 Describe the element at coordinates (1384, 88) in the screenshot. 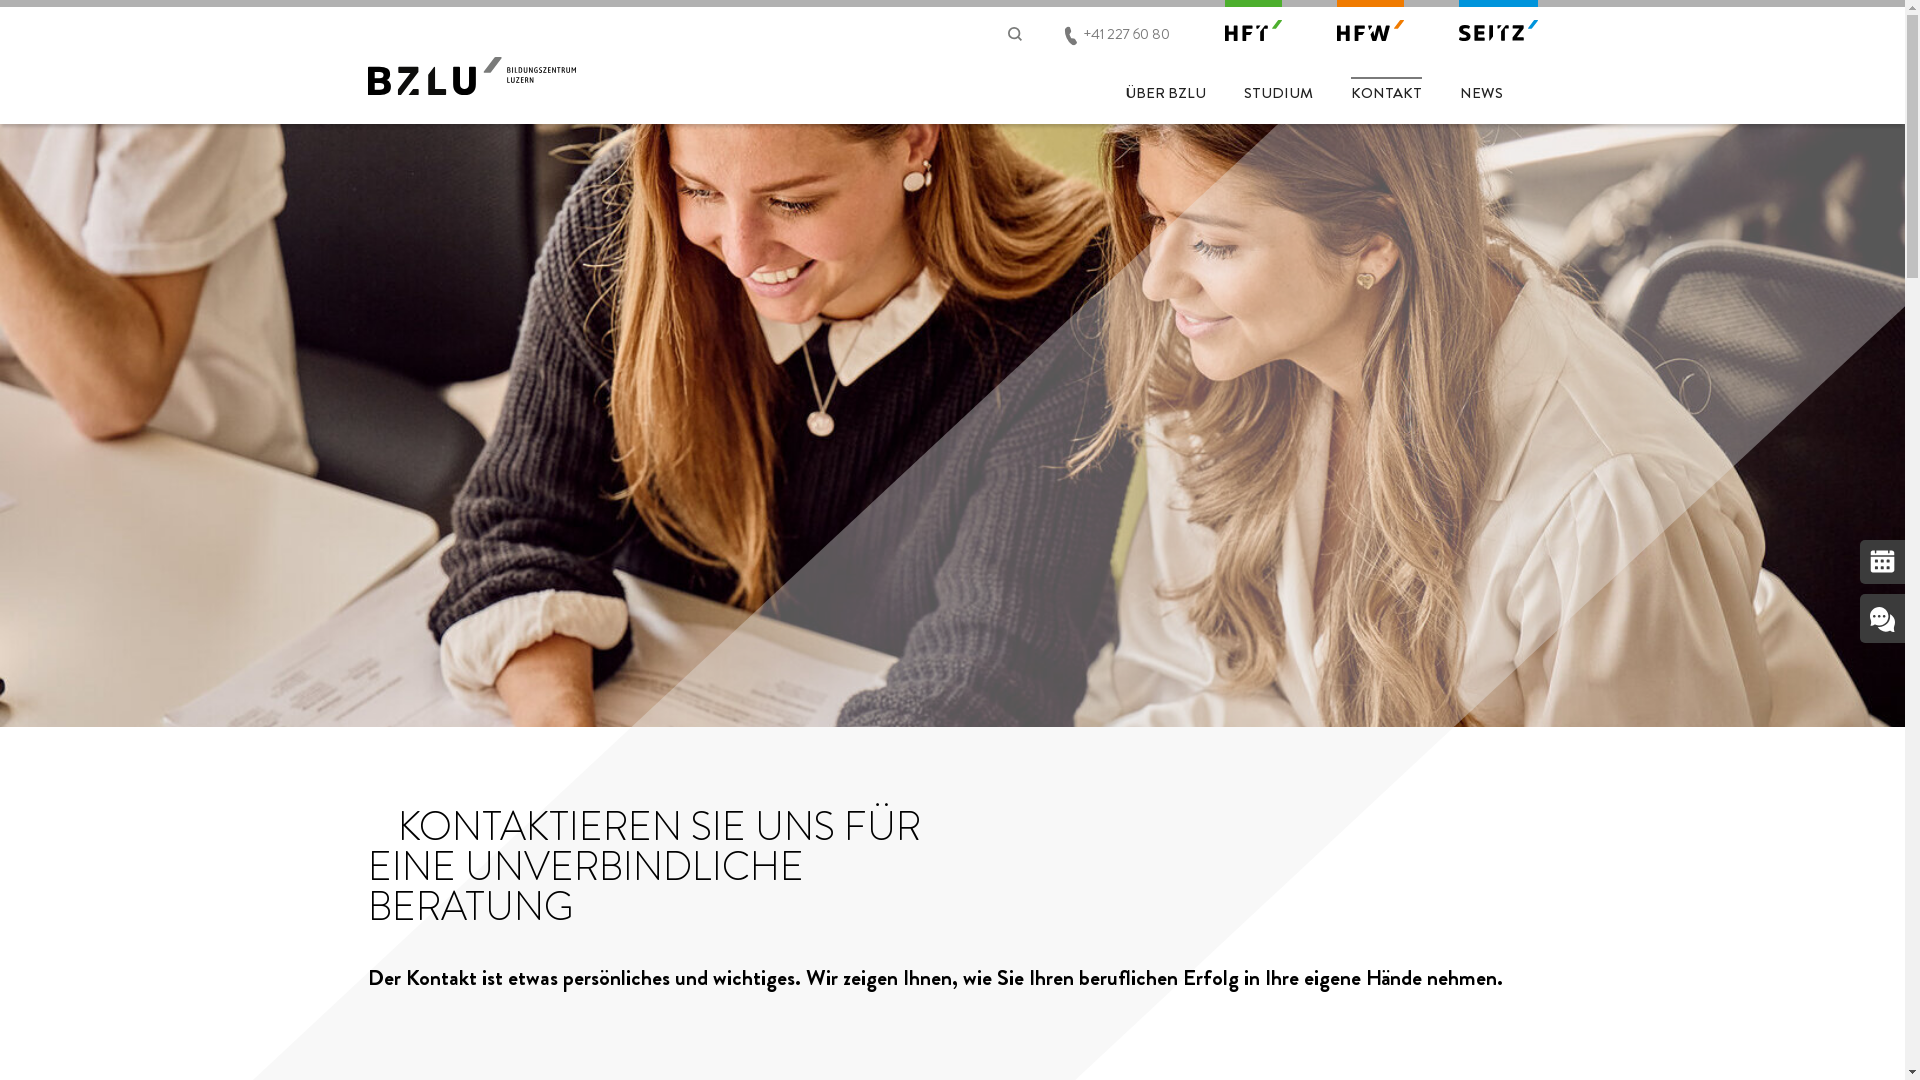

I see `'KONTAKT'` at that location.